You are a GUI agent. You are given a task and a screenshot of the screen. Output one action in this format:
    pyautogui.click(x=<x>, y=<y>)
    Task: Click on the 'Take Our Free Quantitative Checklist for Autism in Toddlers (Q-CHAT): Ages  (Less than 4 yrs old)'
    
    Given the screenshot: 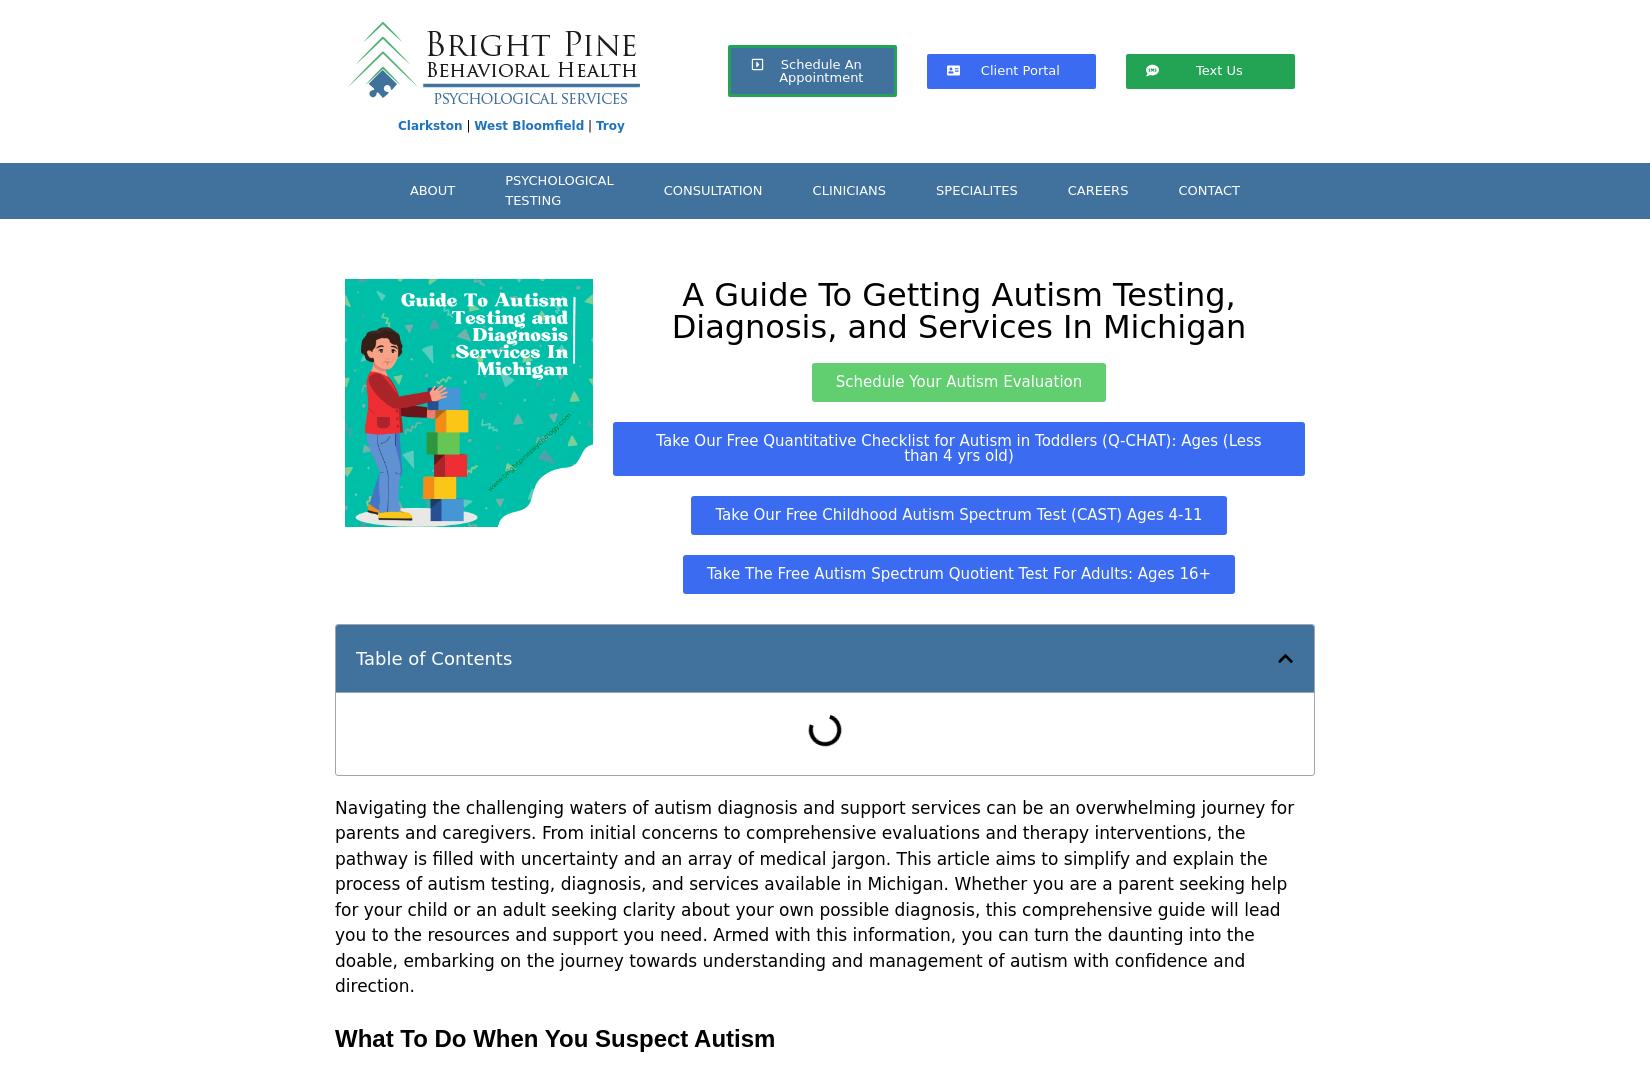 What is the action you would take?
    pyautogui.click(x=958, y=448)
    